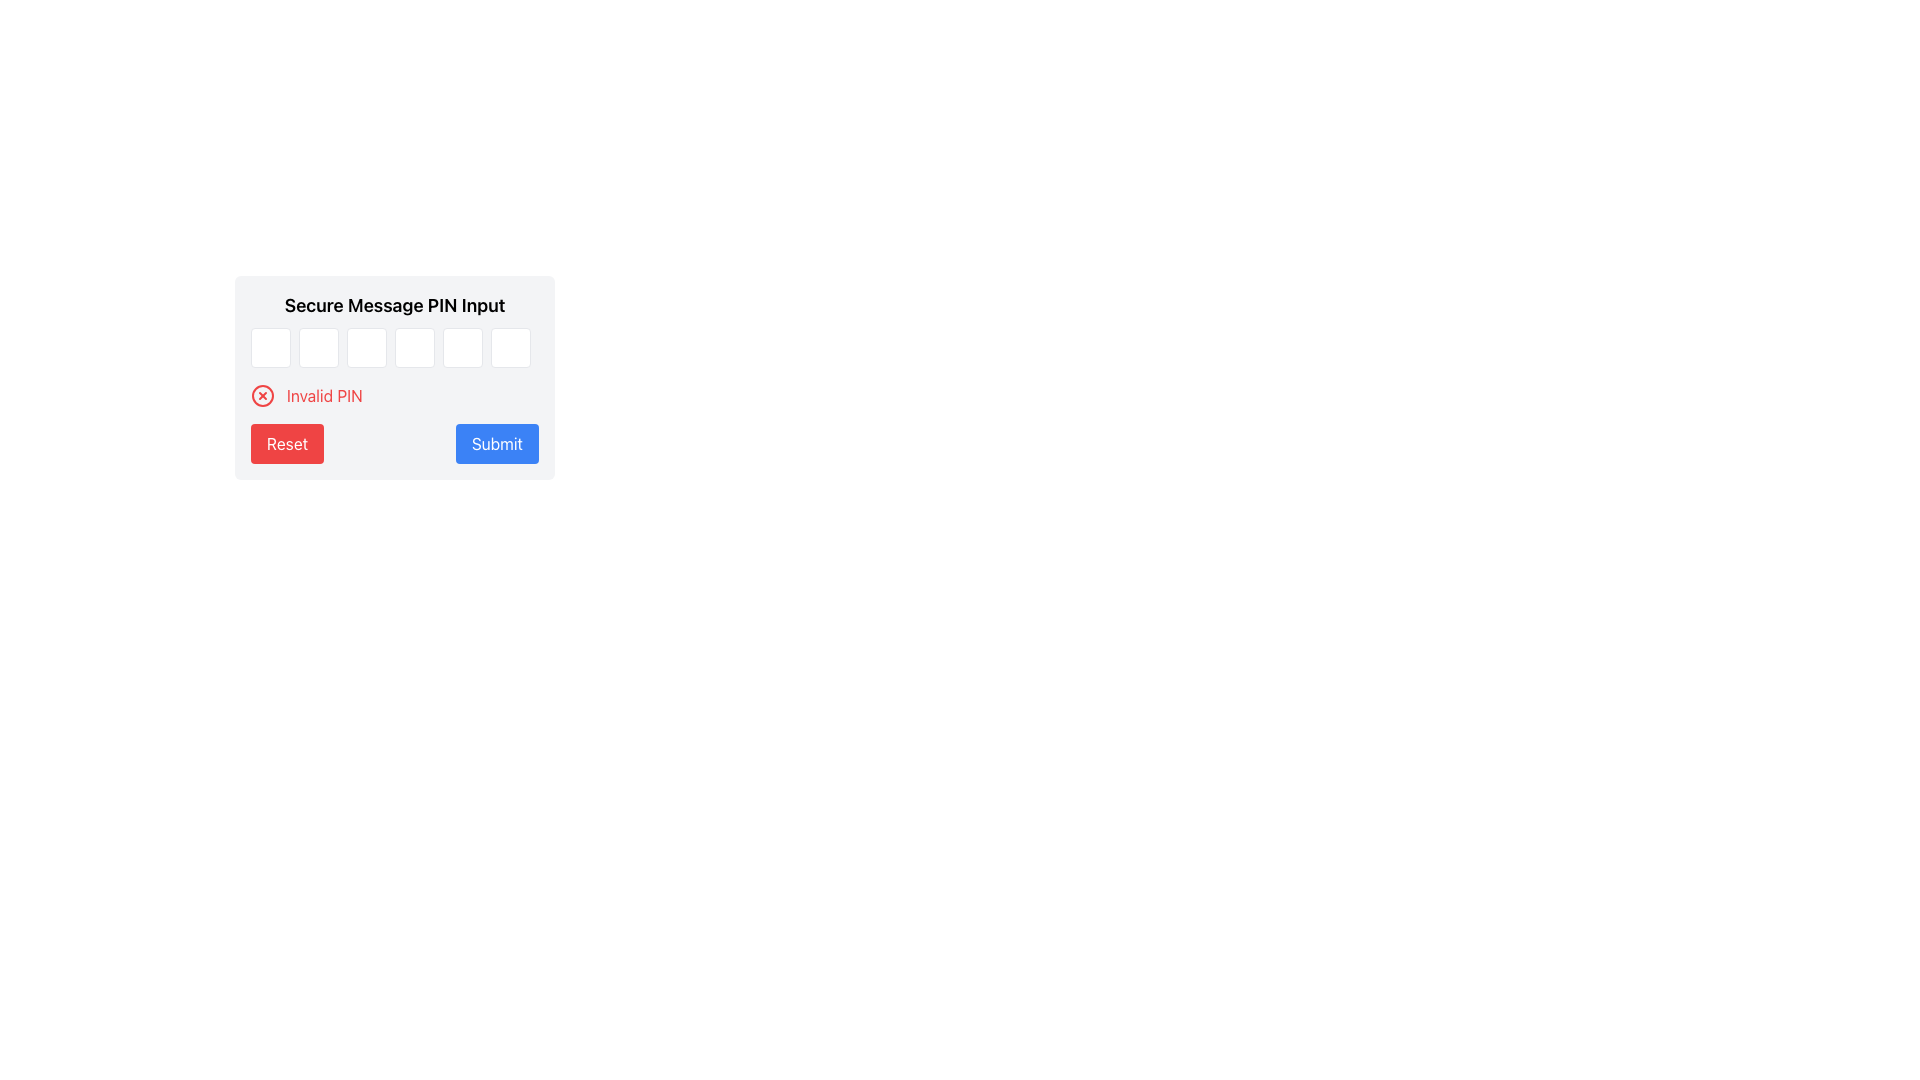  What do you see at coordinates (262, 396) in the screenshot?
I see `the error indication SVG graphic (circle with 'X' mark) located to the left of the 'Invalid PIN' text in the error notification area` at bounding box center [262, 396].